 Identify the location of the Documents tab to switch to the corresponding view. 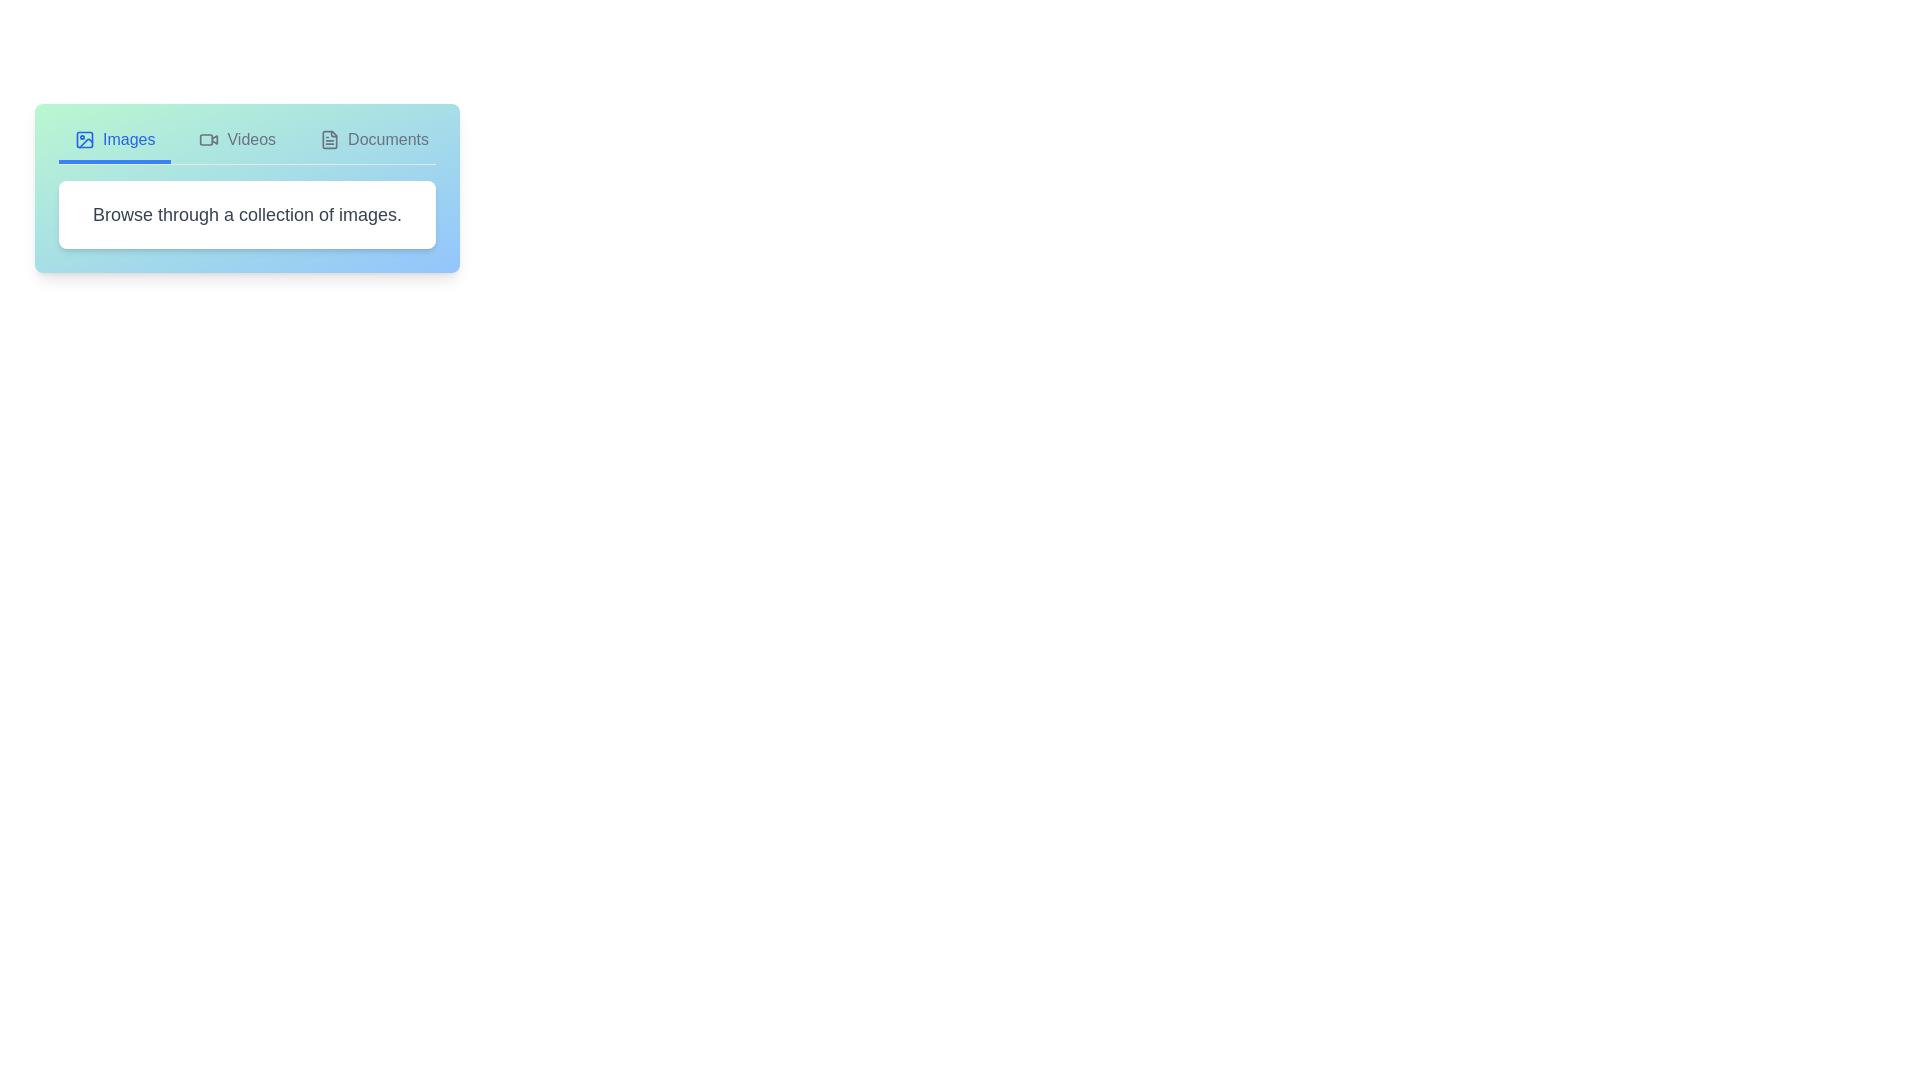
(374, 145).